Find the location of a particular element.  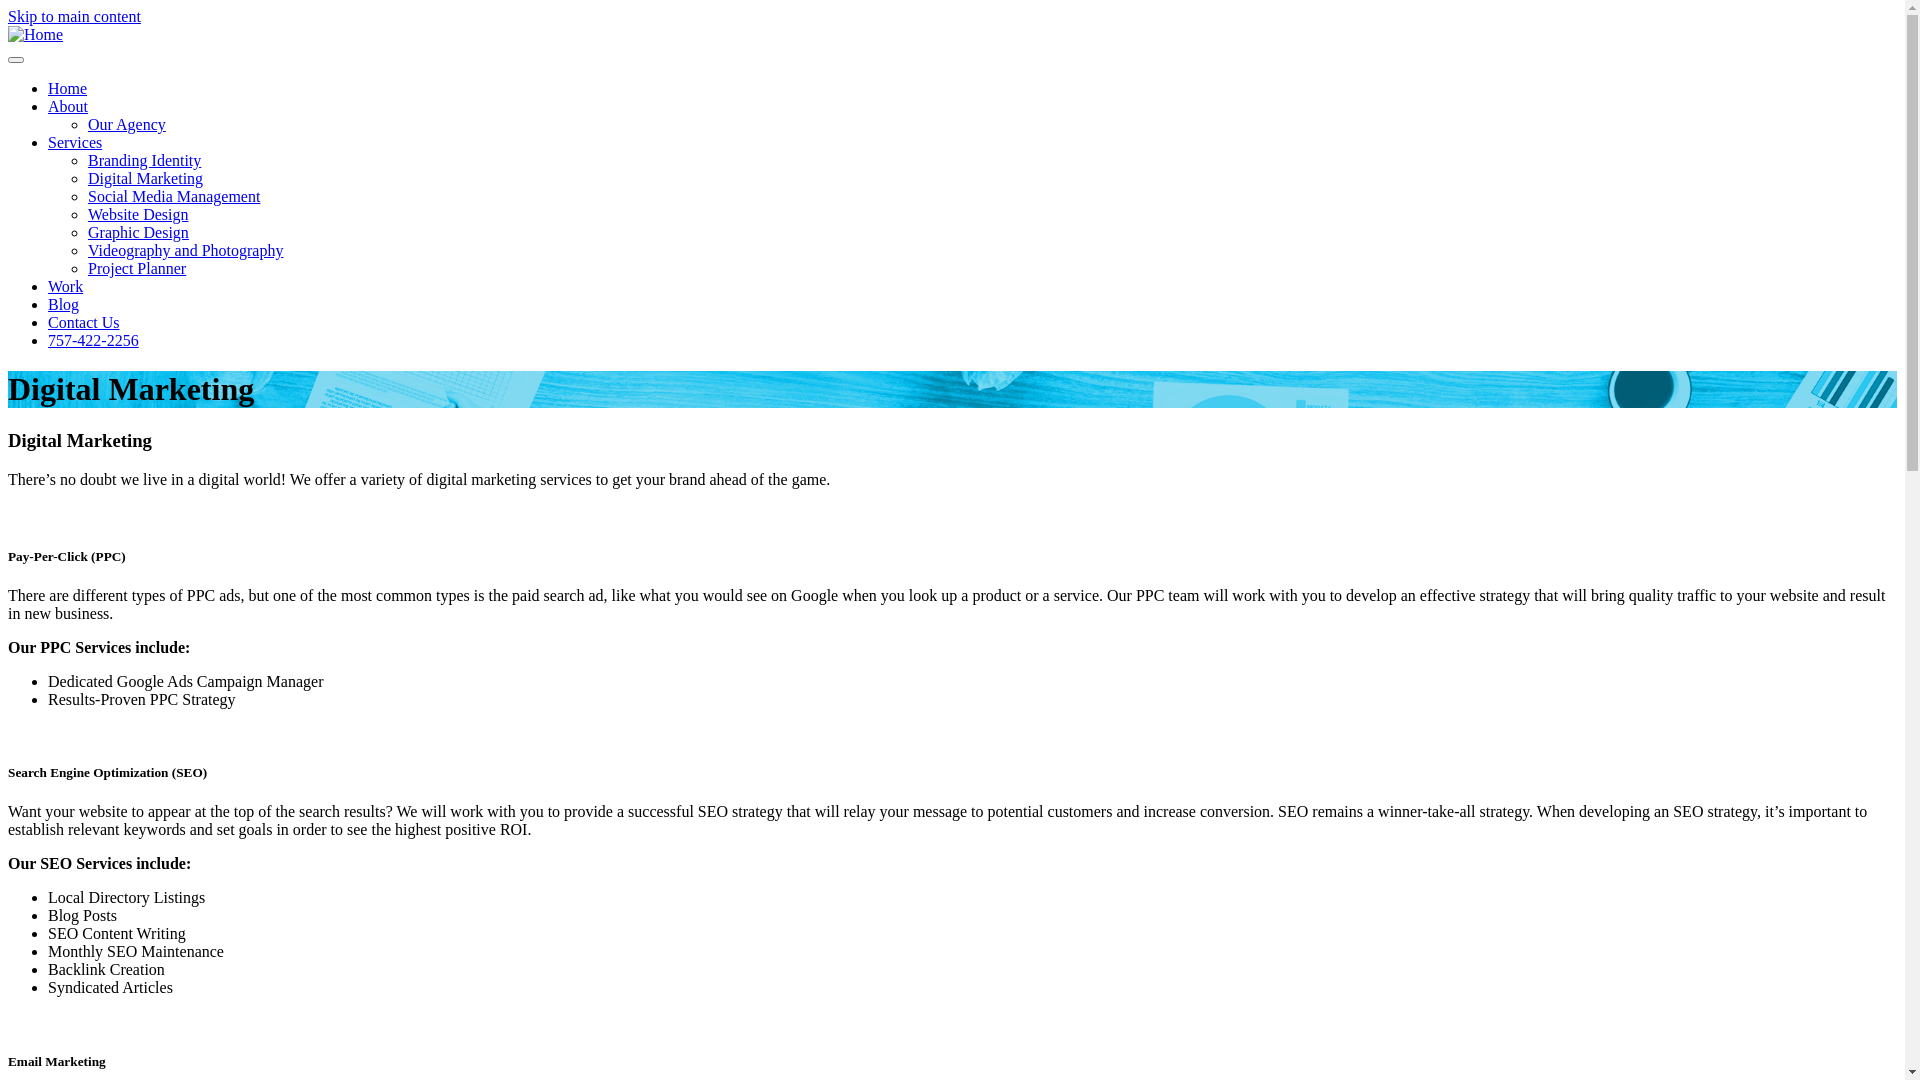

'Website Design' is located at coordinates (137, 214).